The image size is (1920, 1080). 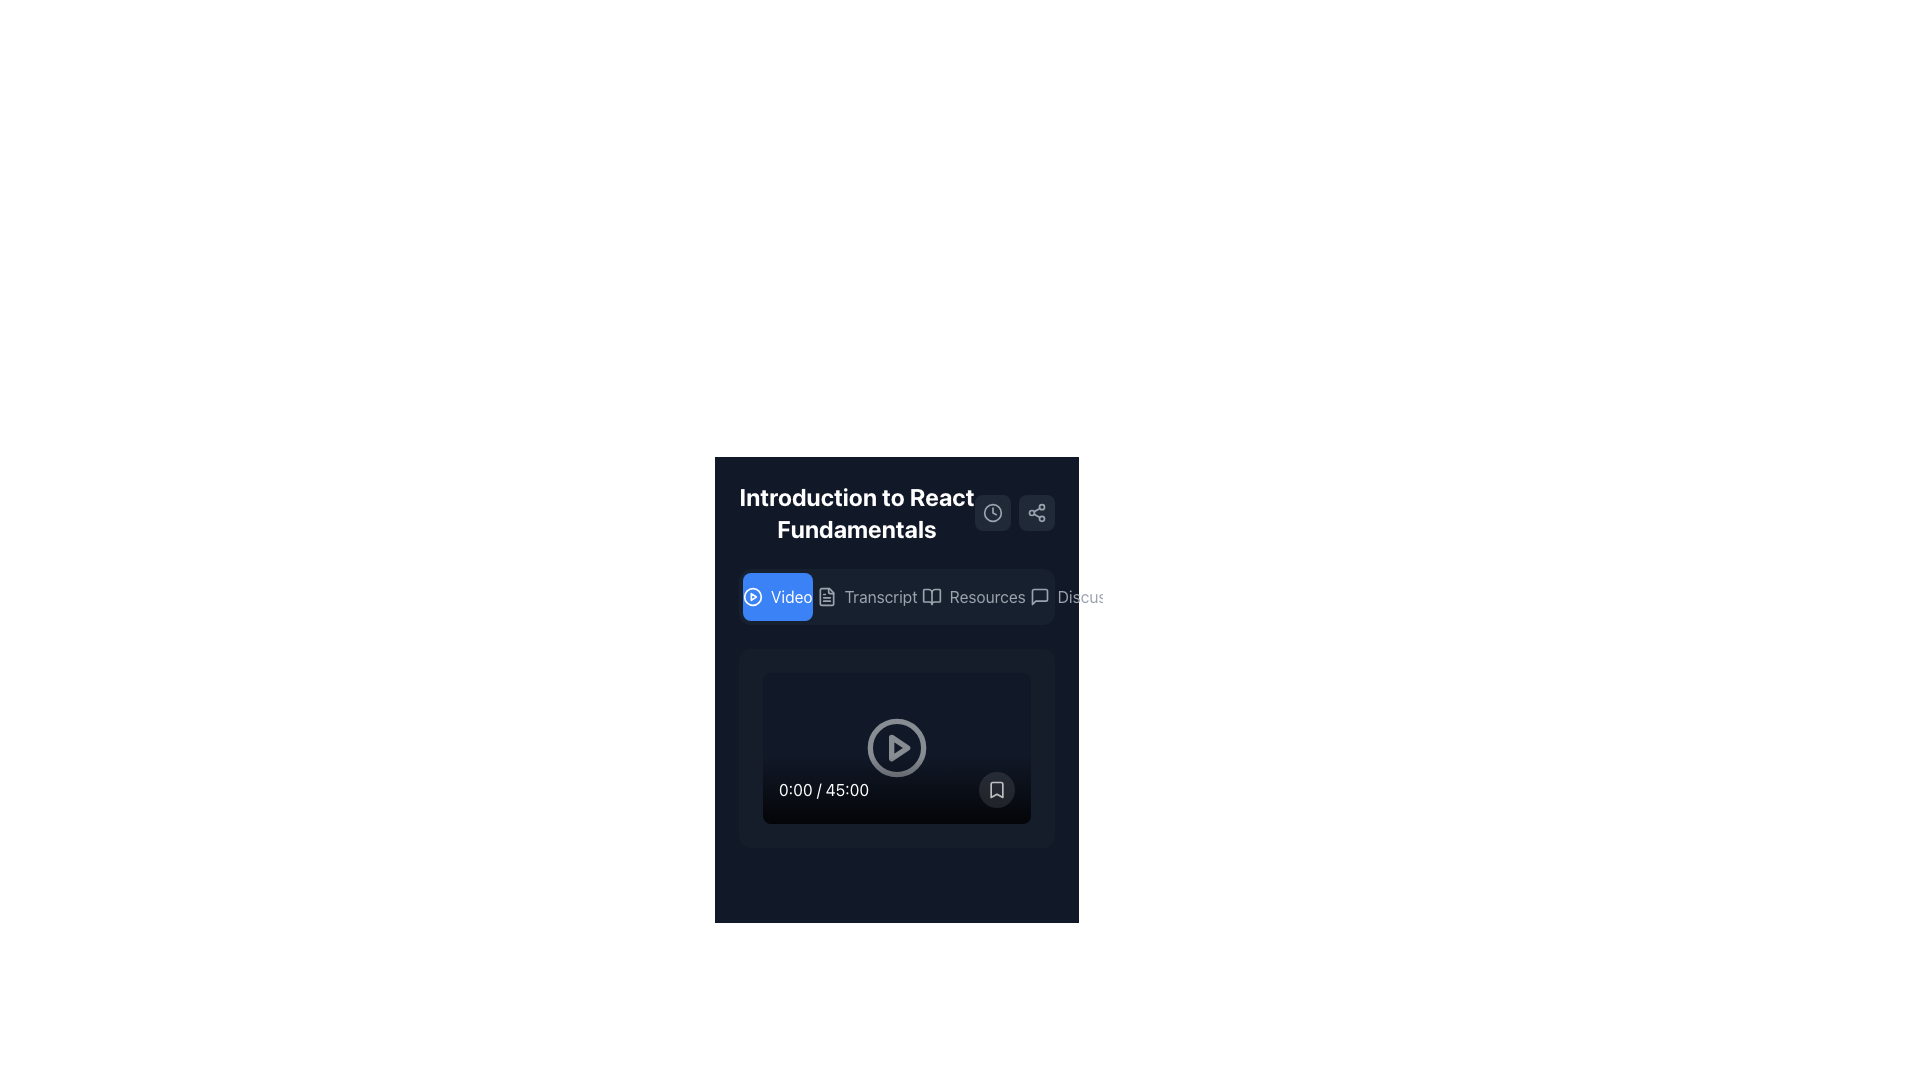 I want to click on the center of the play button icon located in the video player interface, so click(x=752, y=596).